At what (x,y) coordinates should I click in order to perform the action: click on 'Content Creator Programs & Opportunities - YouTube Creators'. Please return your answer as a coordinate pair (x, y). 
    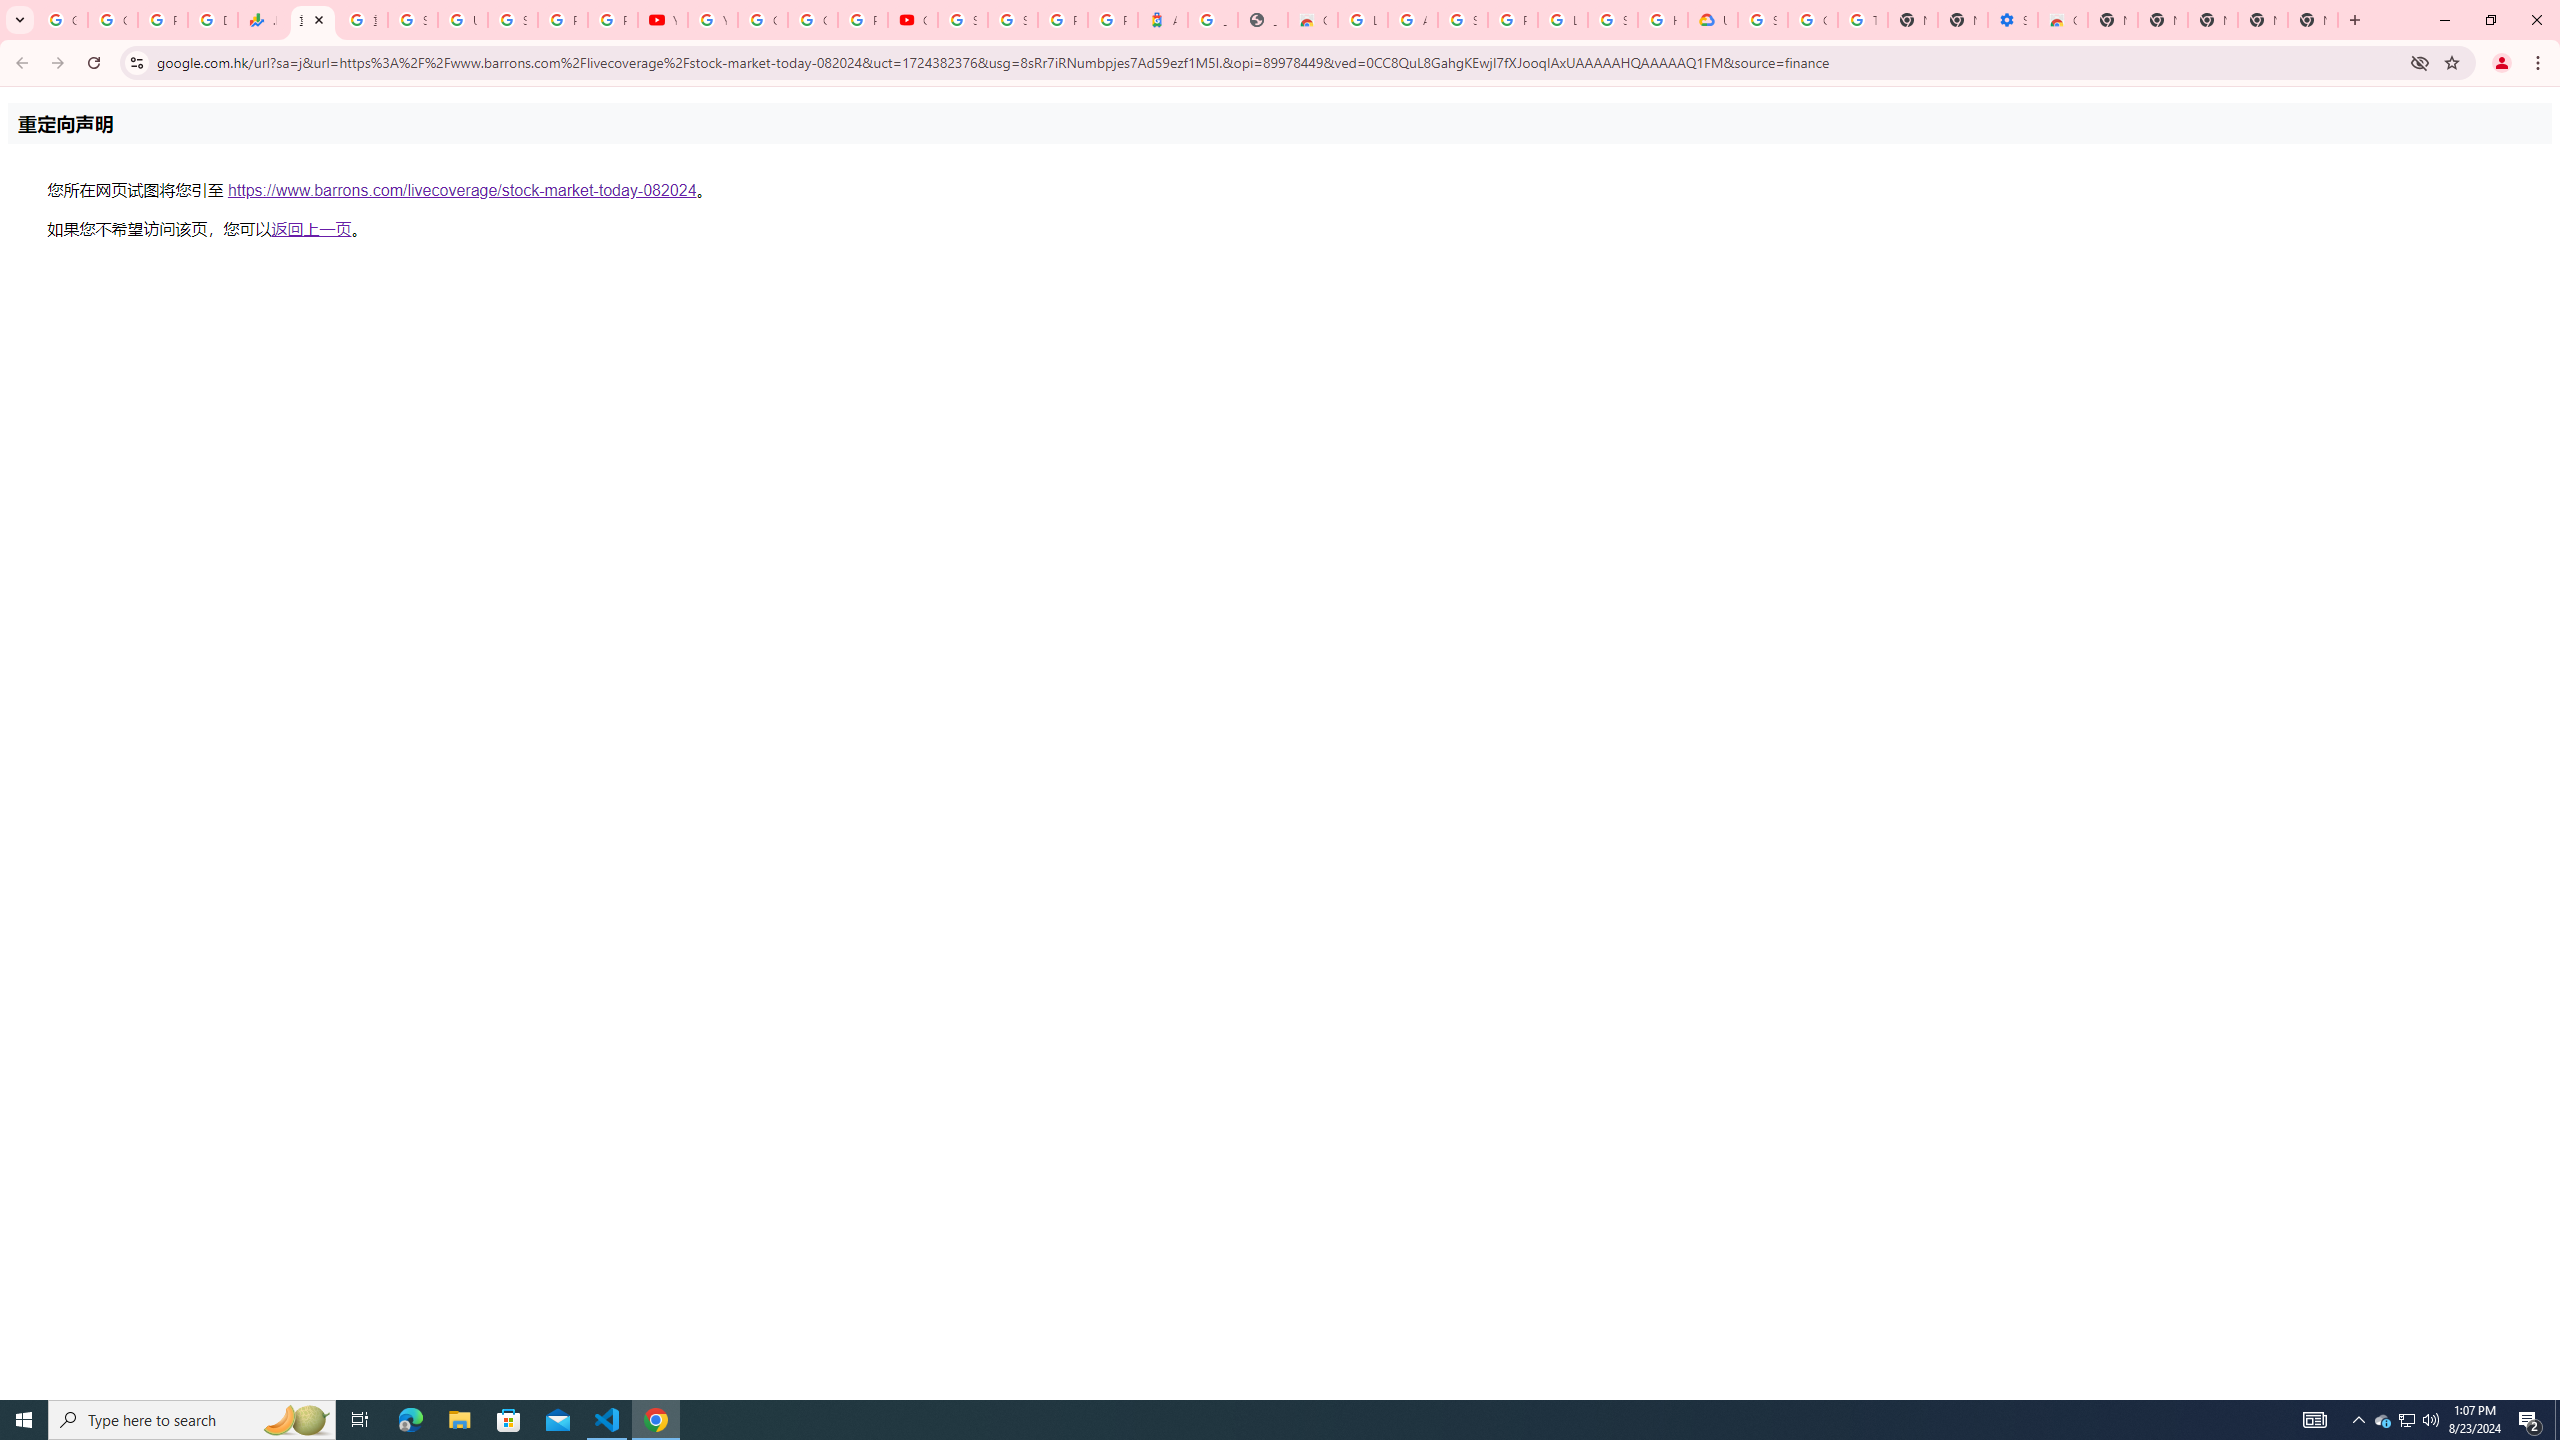
    Looking at the image, I should click on (912, 19).